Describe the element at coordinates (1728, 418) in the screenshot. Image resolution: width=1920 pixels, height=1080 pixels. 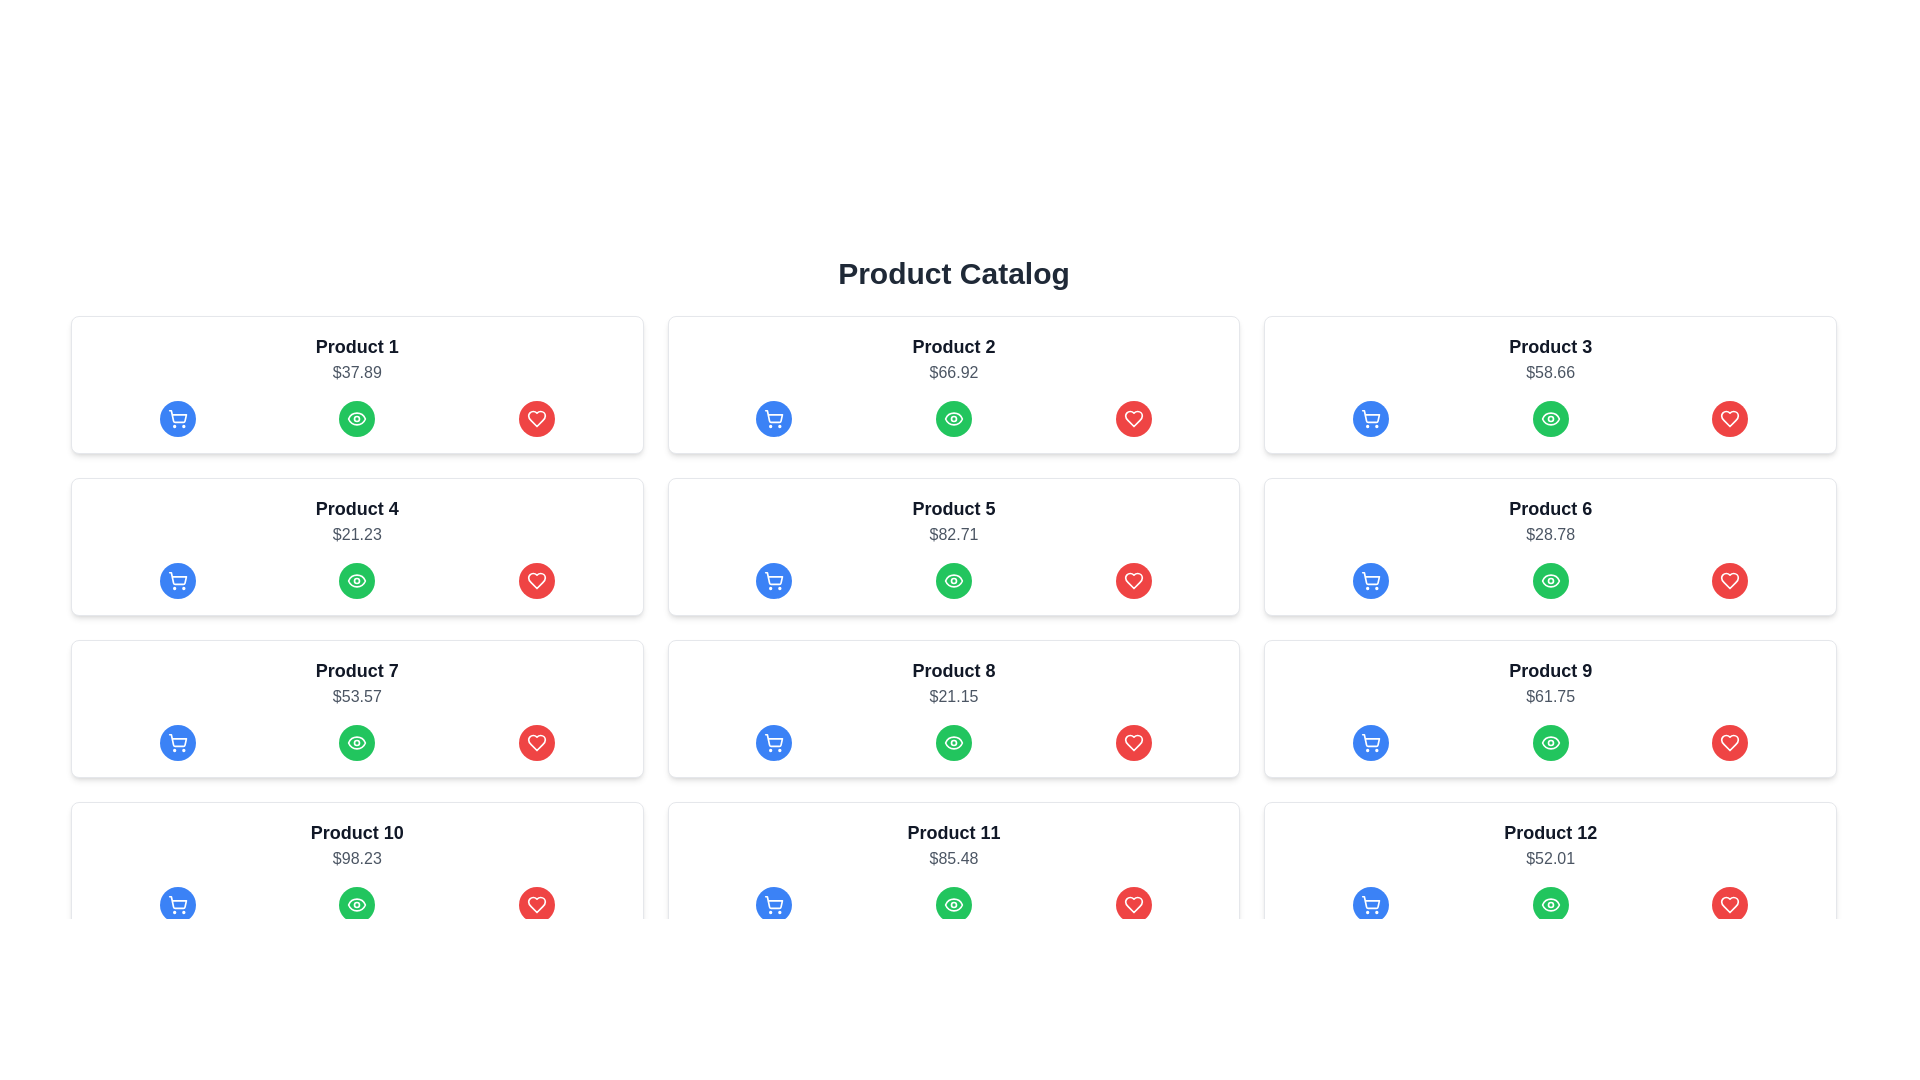
I see `the third button in the row of action buttons for 'Product 3' to mark it as a favorite` at that location.